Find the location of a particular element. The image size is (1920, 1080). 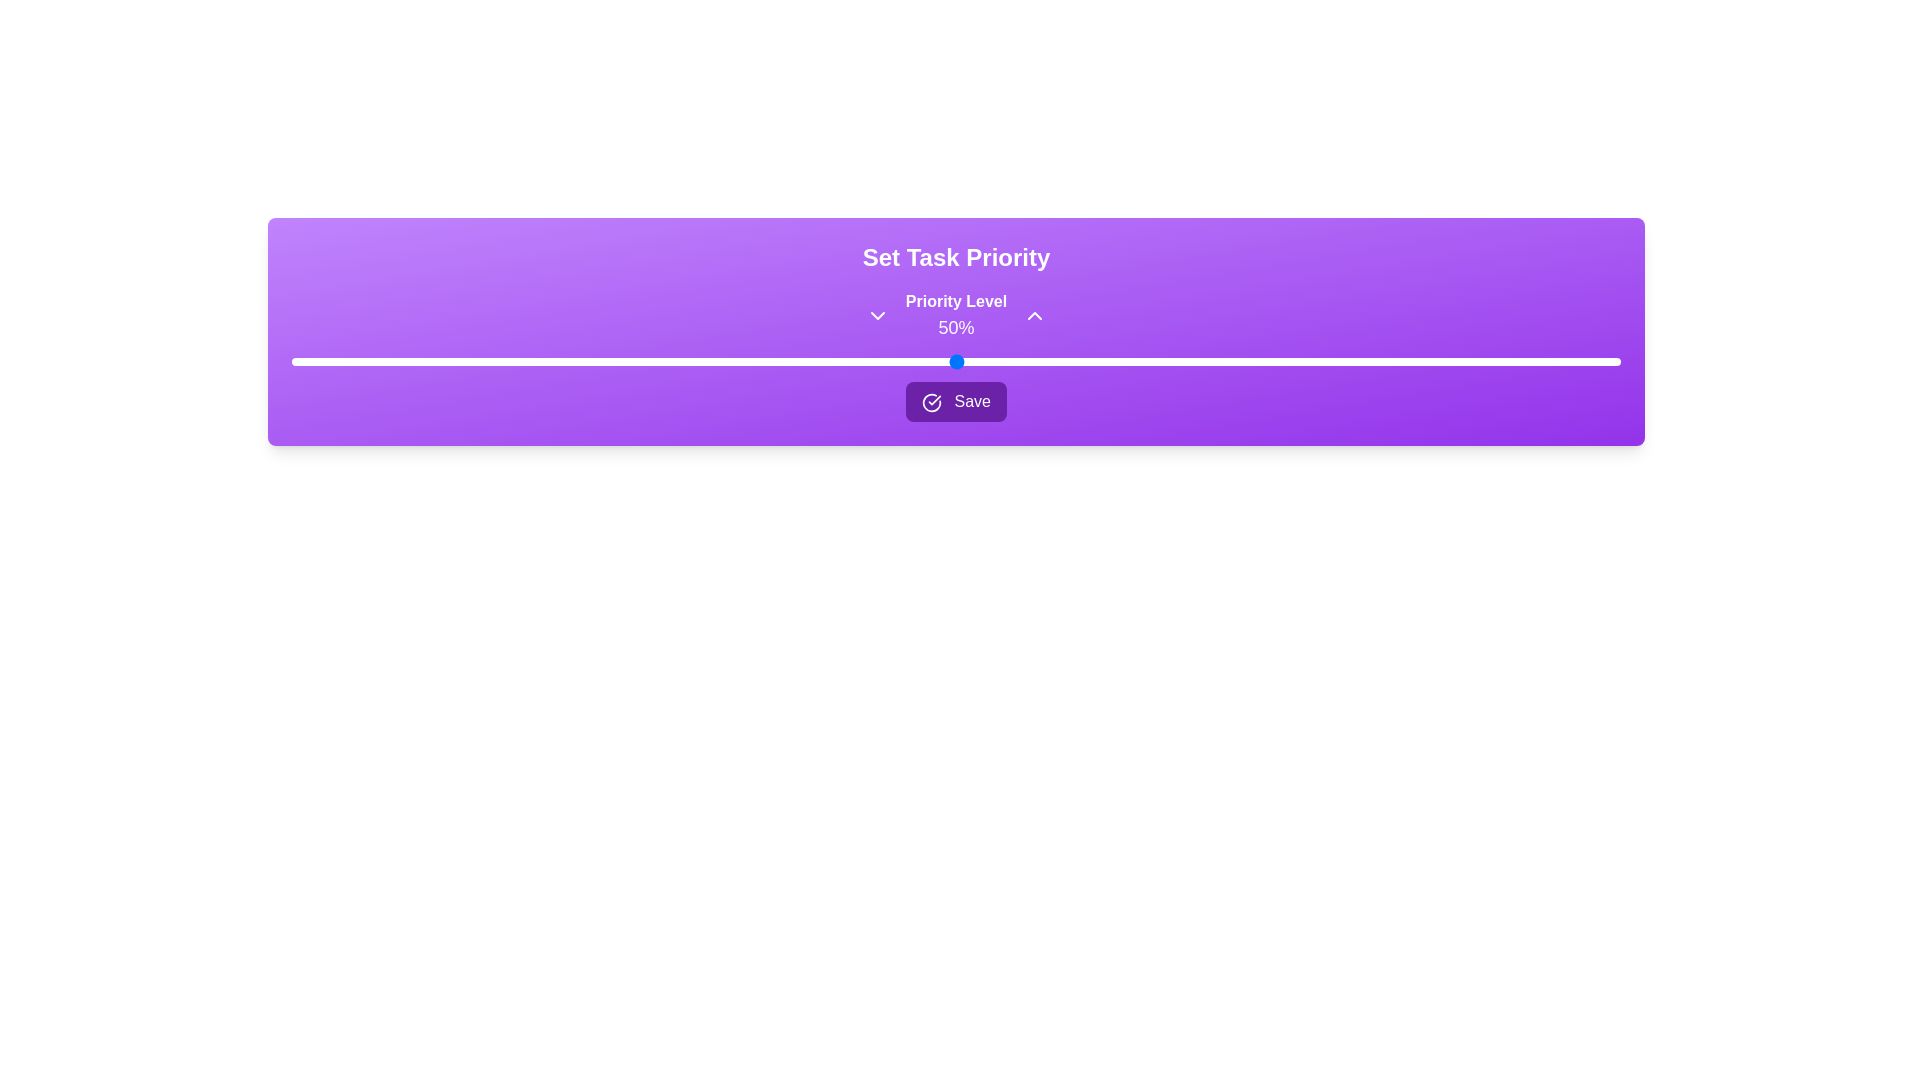

the priority level is located at coordinates (1434, 362).